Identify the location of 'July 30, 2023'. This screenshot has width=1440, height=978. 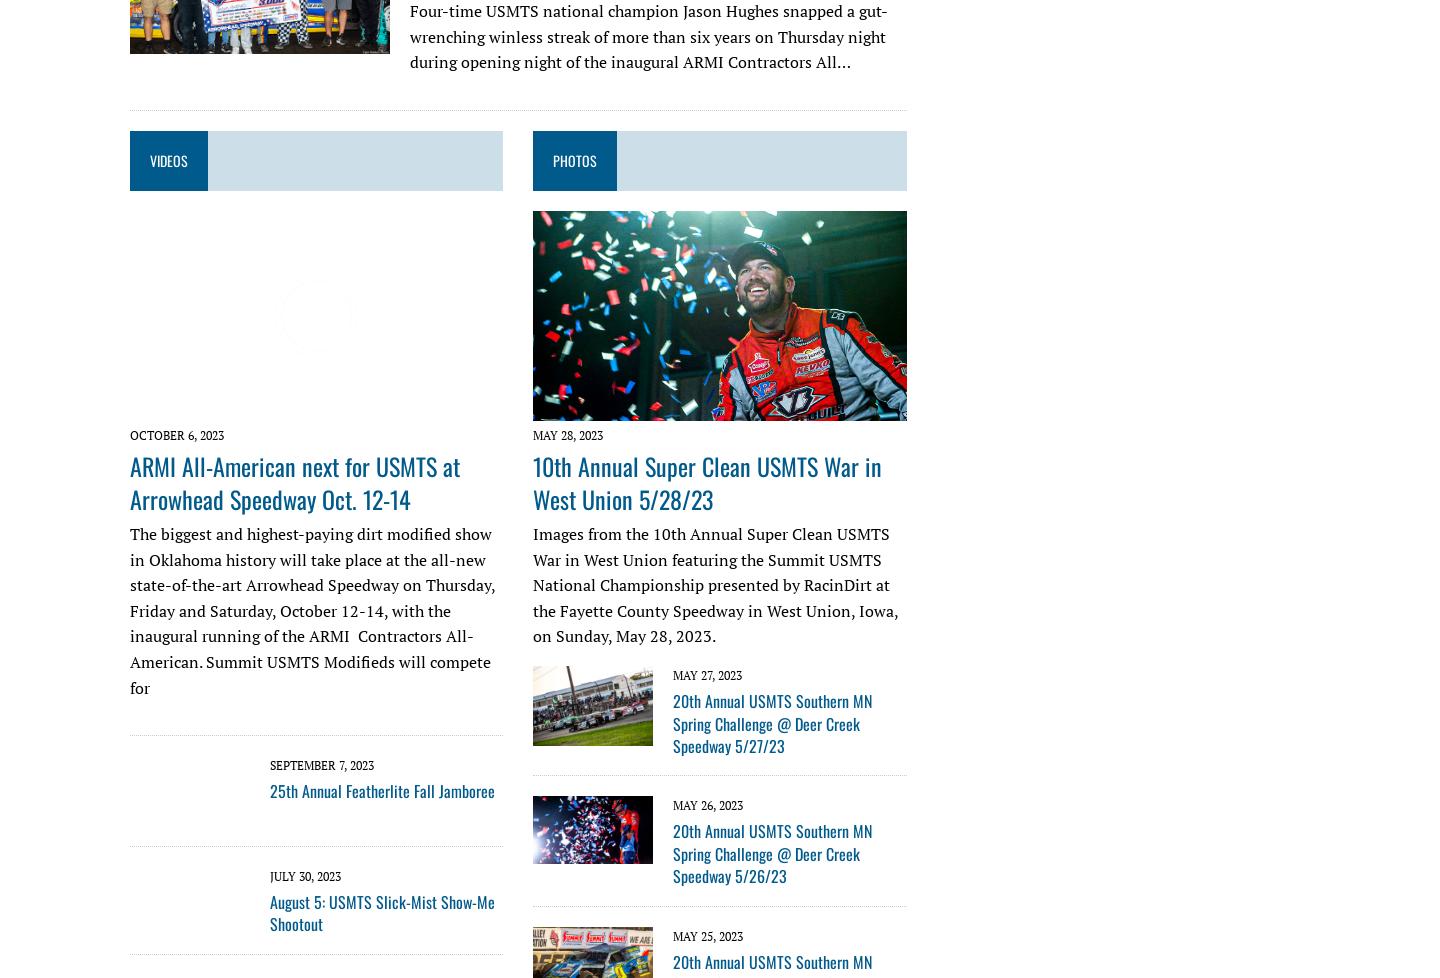
(305, 874).